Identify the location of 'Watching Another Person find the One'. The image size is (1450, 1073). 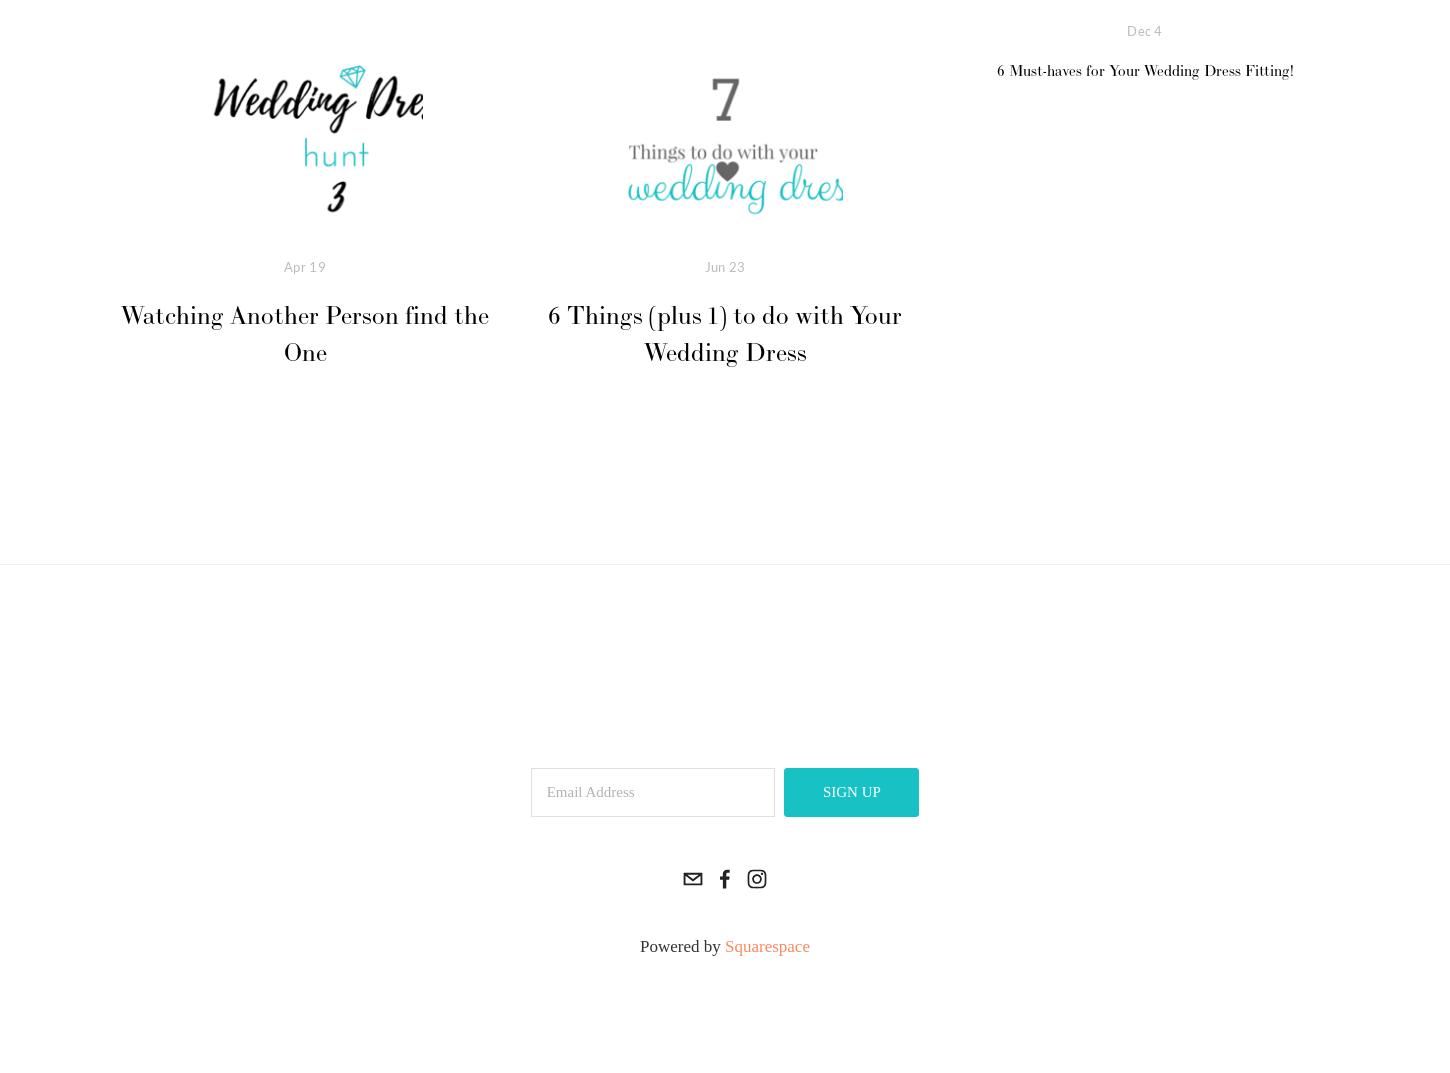
(304, 334).